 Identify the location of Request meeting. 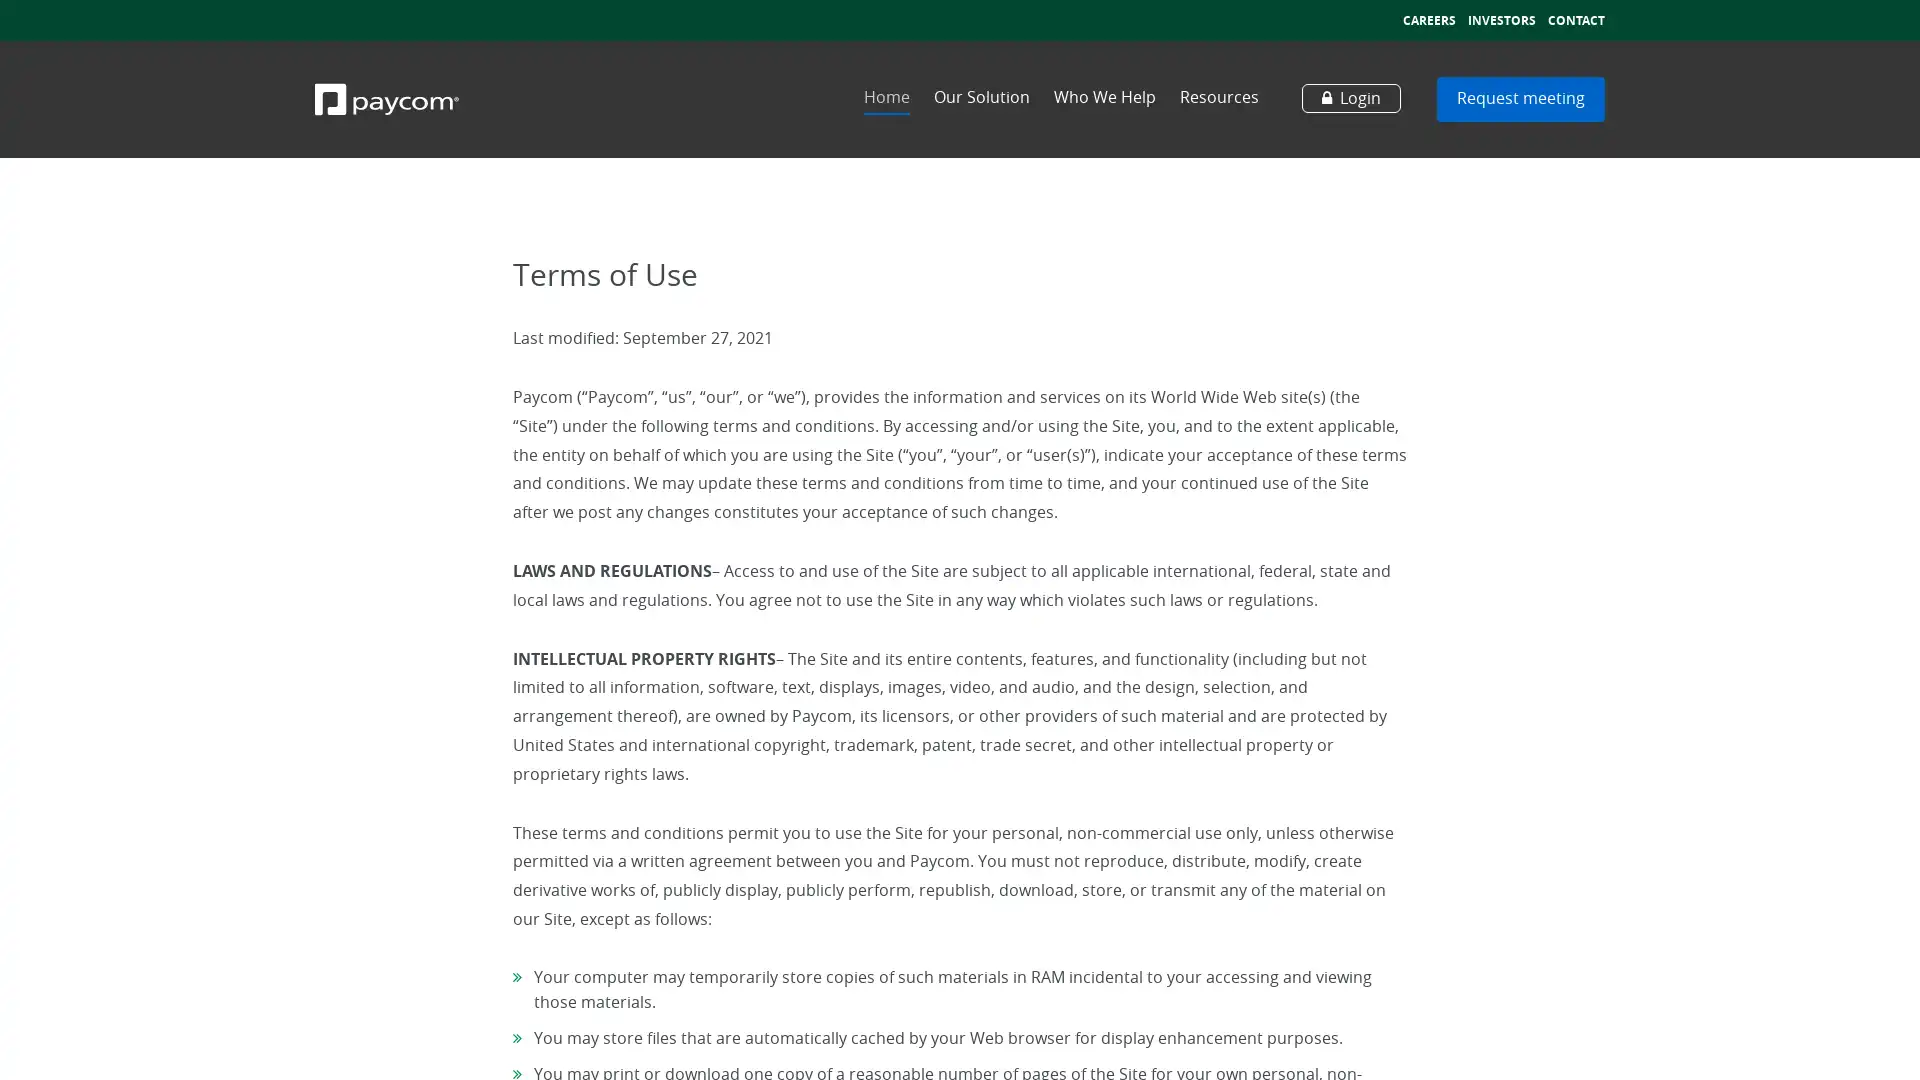
(1520, 98).